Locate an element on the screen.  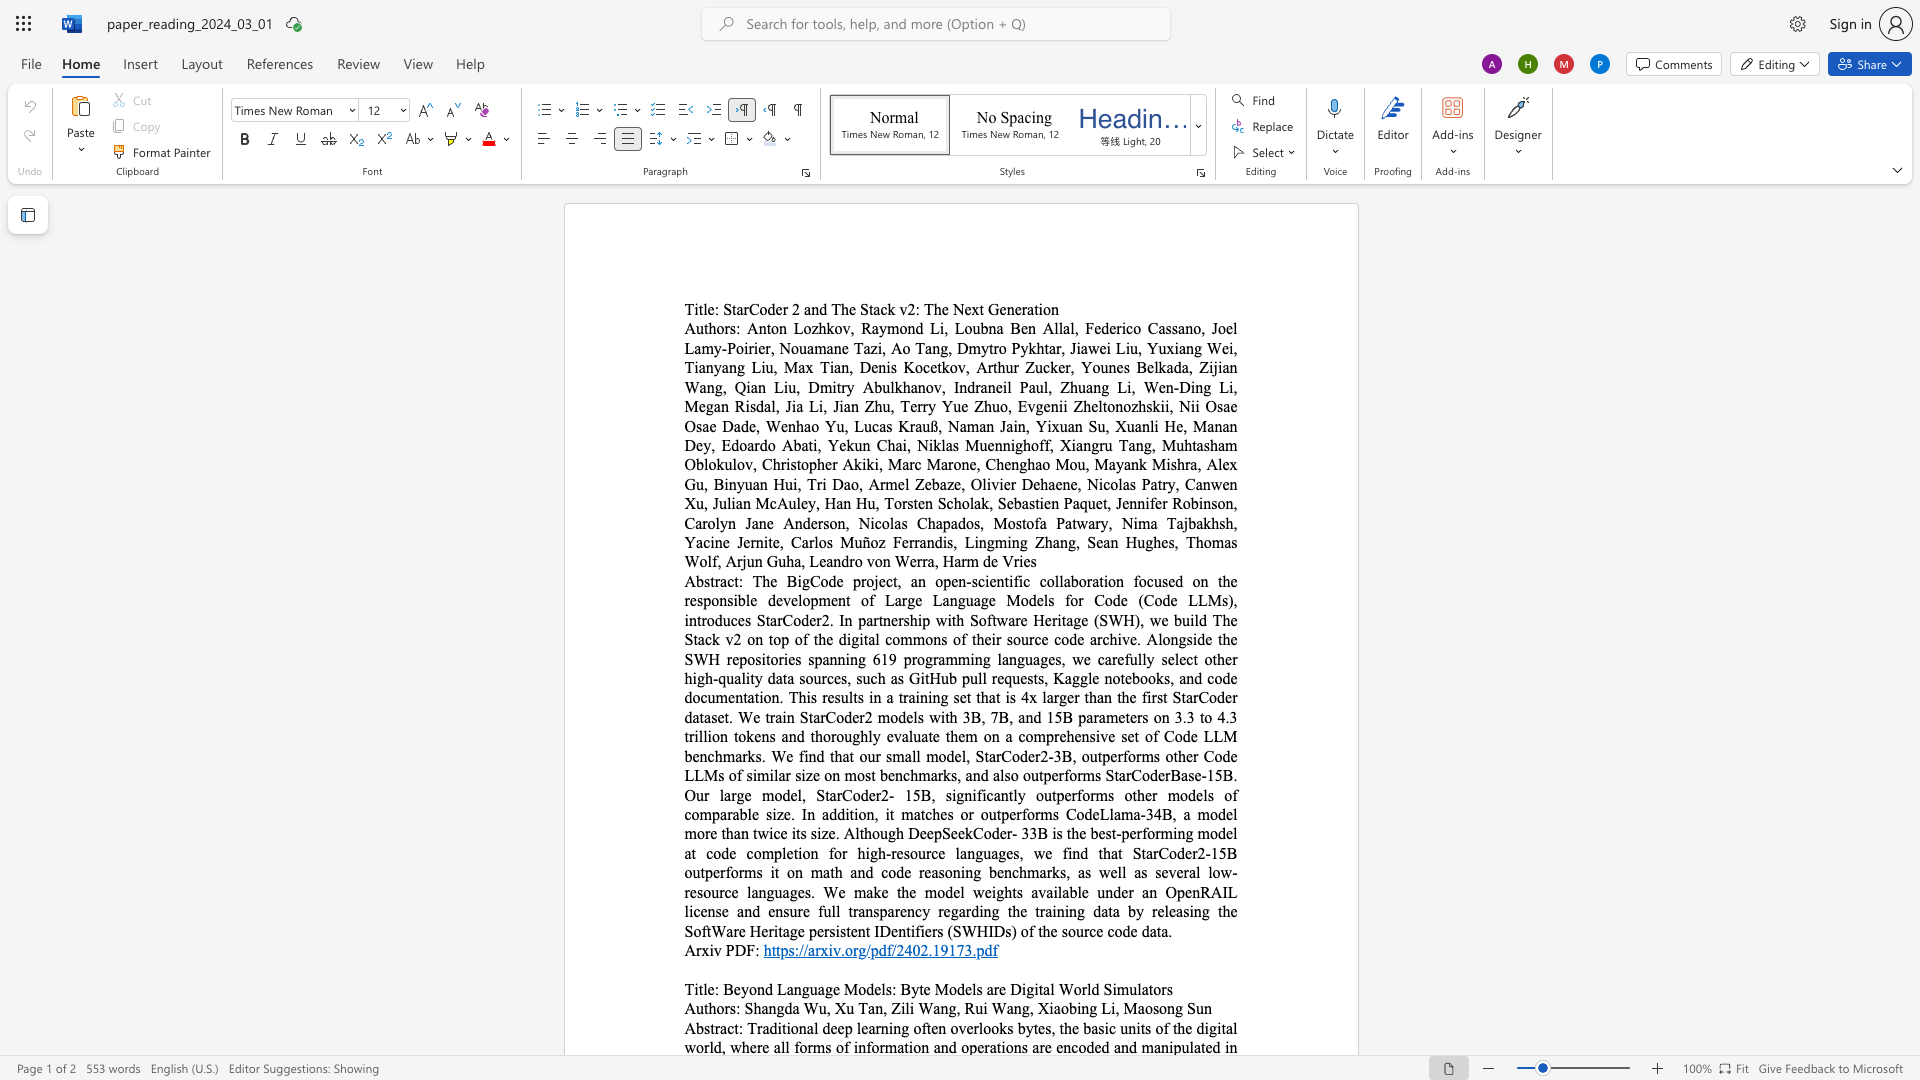
the 1th character "o" in the text is located at coordinates (849, 949).